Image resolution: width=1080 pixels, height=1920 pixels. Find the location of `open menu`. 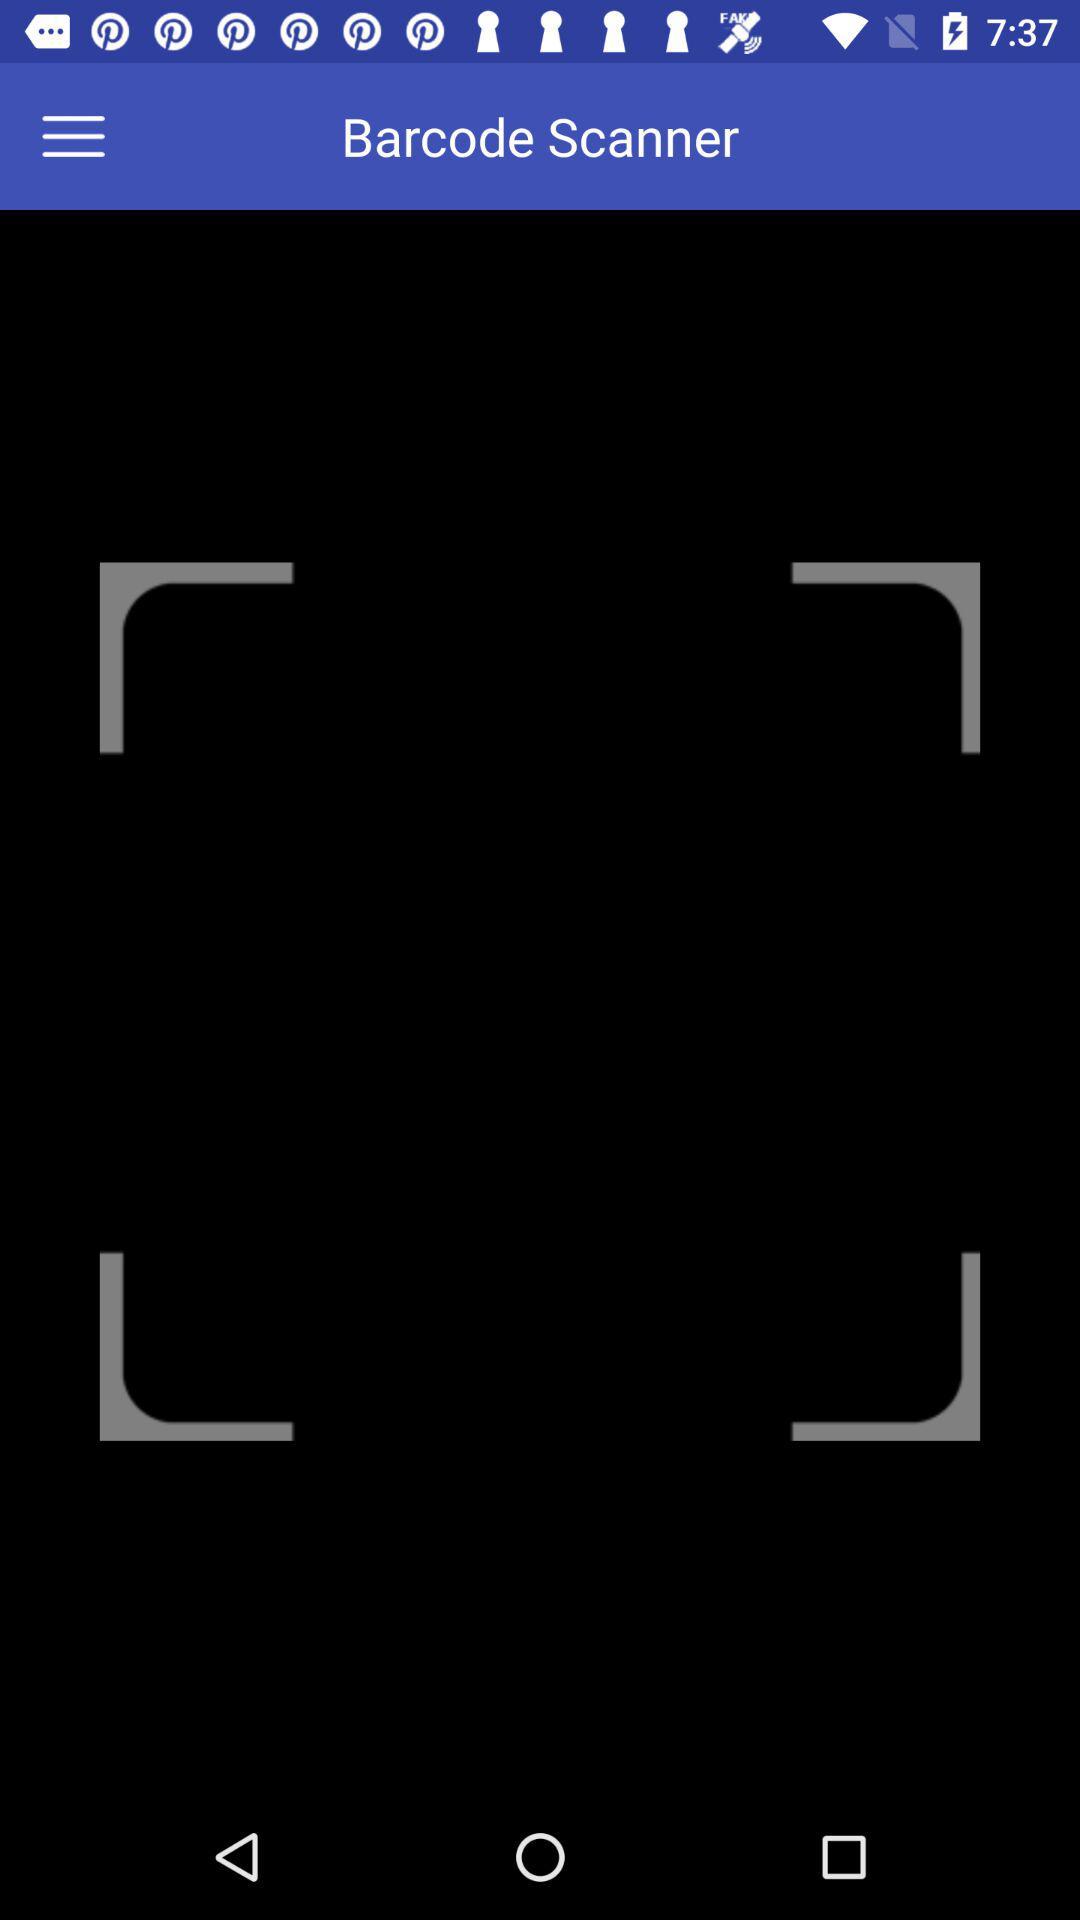

open menu is located at coordinates (85, 135).